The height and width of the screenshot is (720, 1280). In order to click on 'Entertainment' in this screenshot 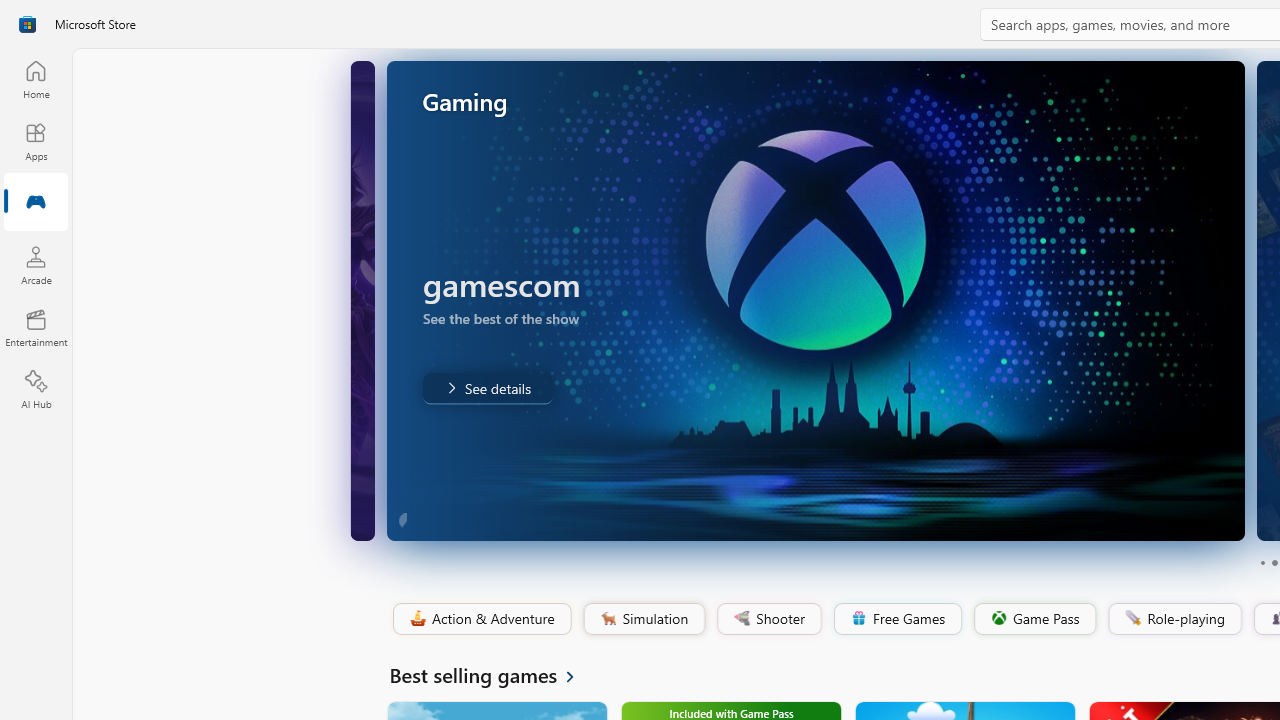, I will do `click(35, 326)`.